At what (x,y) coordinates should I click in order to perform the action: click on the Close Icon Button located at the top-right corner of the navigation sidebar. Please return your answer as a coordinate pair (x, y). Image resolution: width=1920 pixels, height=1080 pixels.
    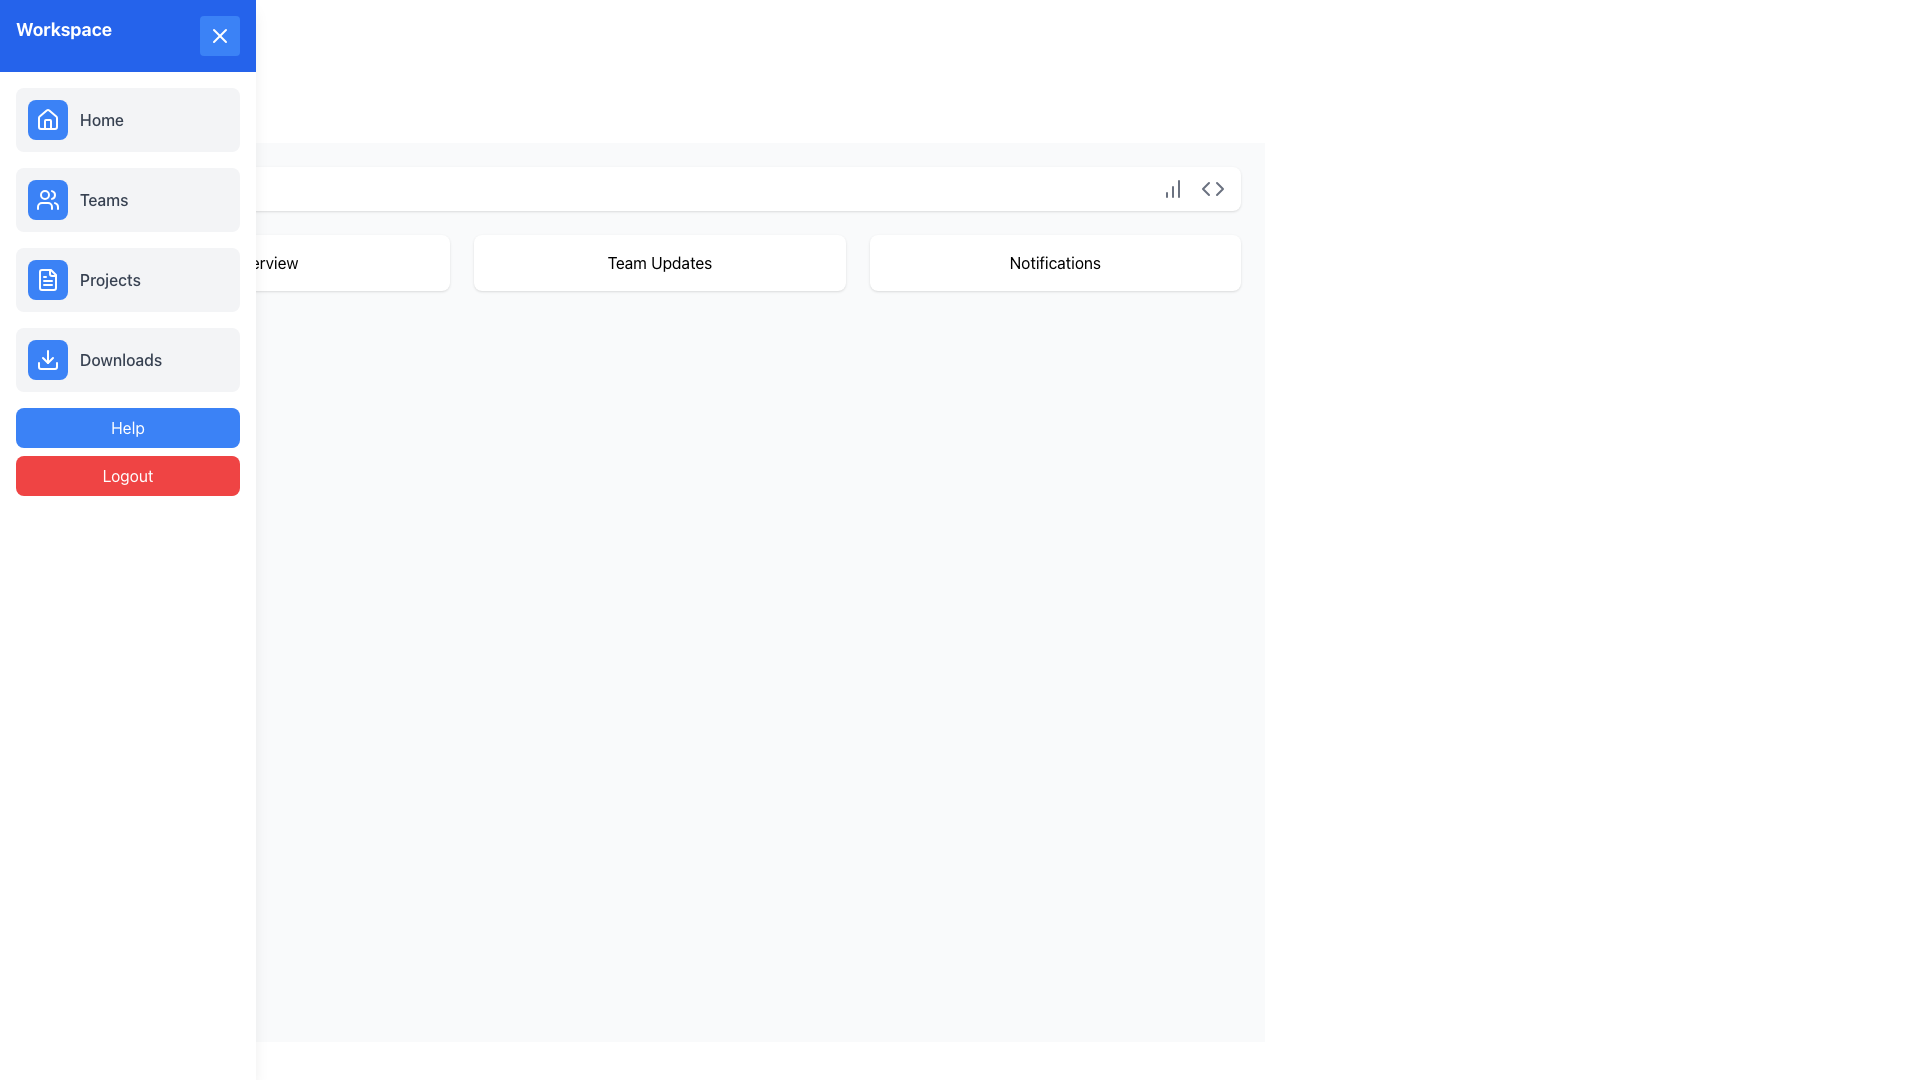
    Looking at the image, I should click on (220, 35).